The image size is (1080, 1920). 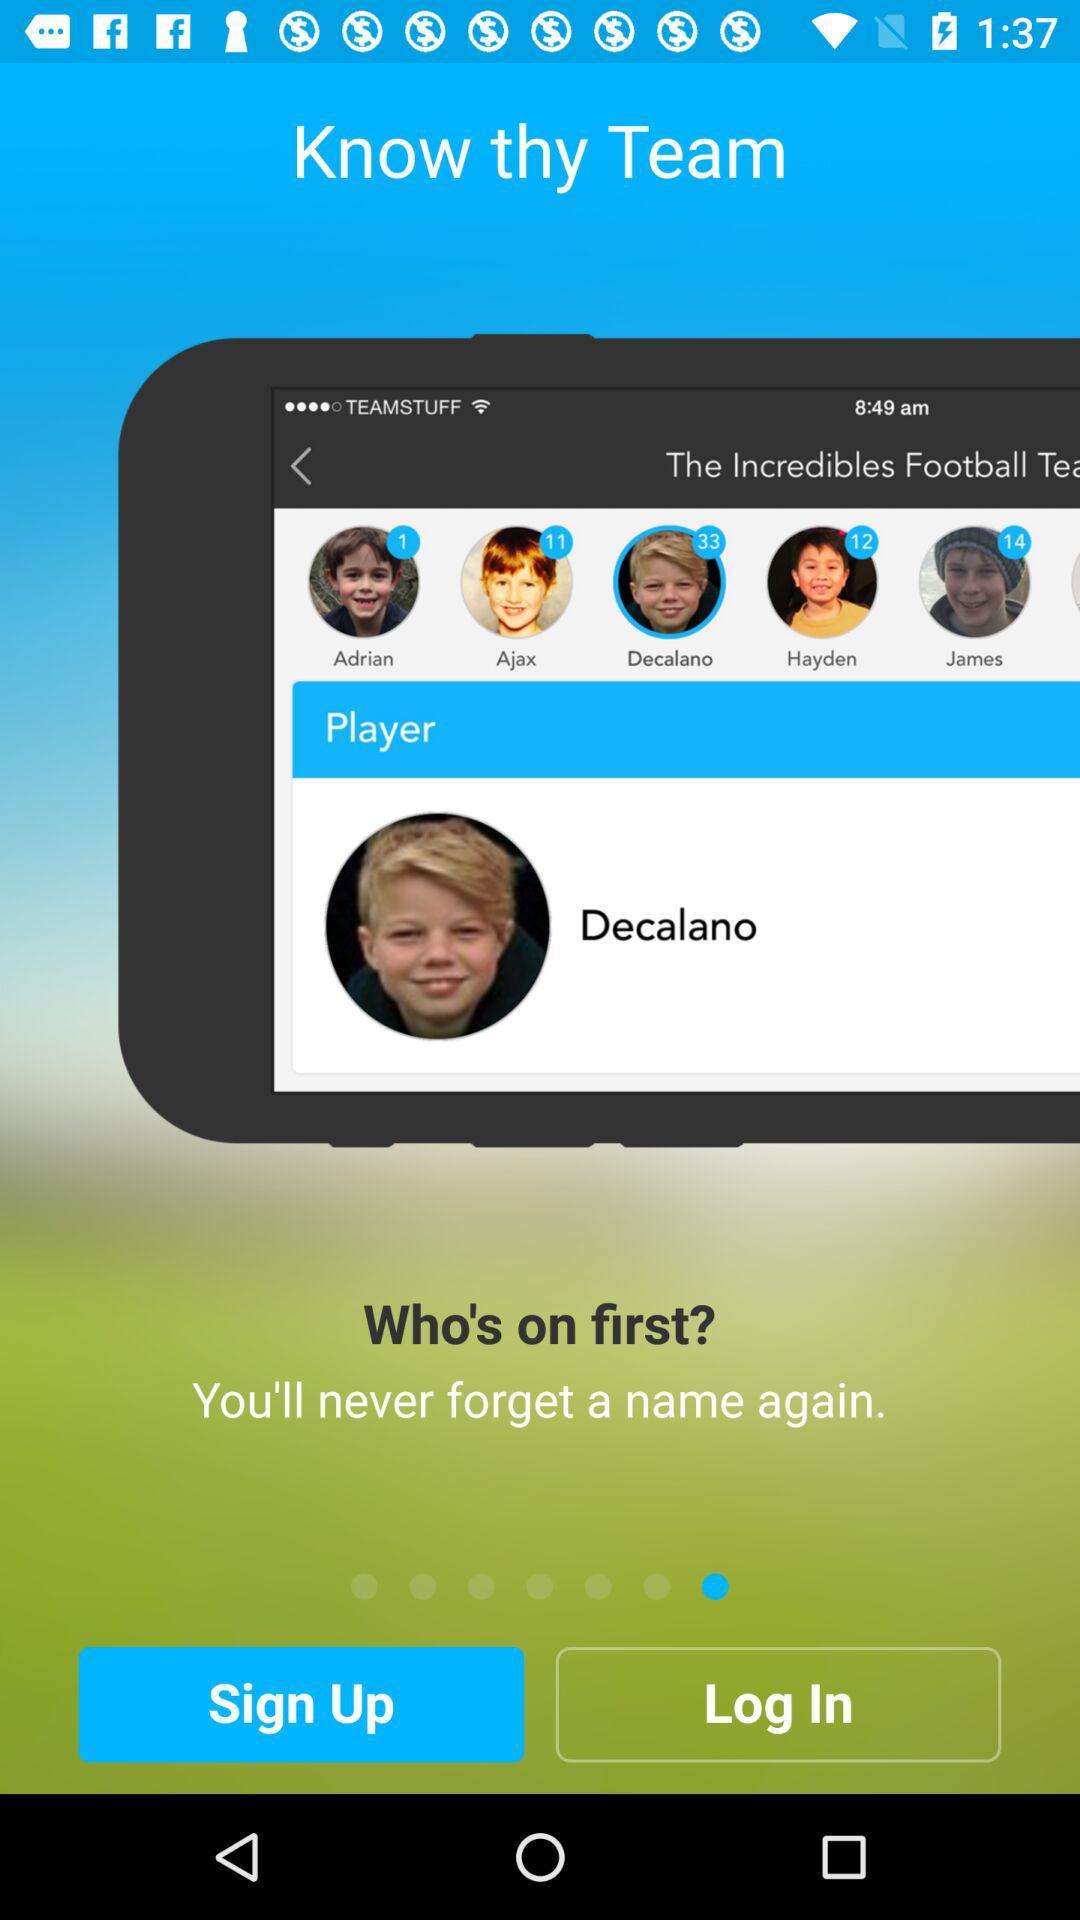 I want to click on the item above the sign up icon, so click(x=540, y=1585).